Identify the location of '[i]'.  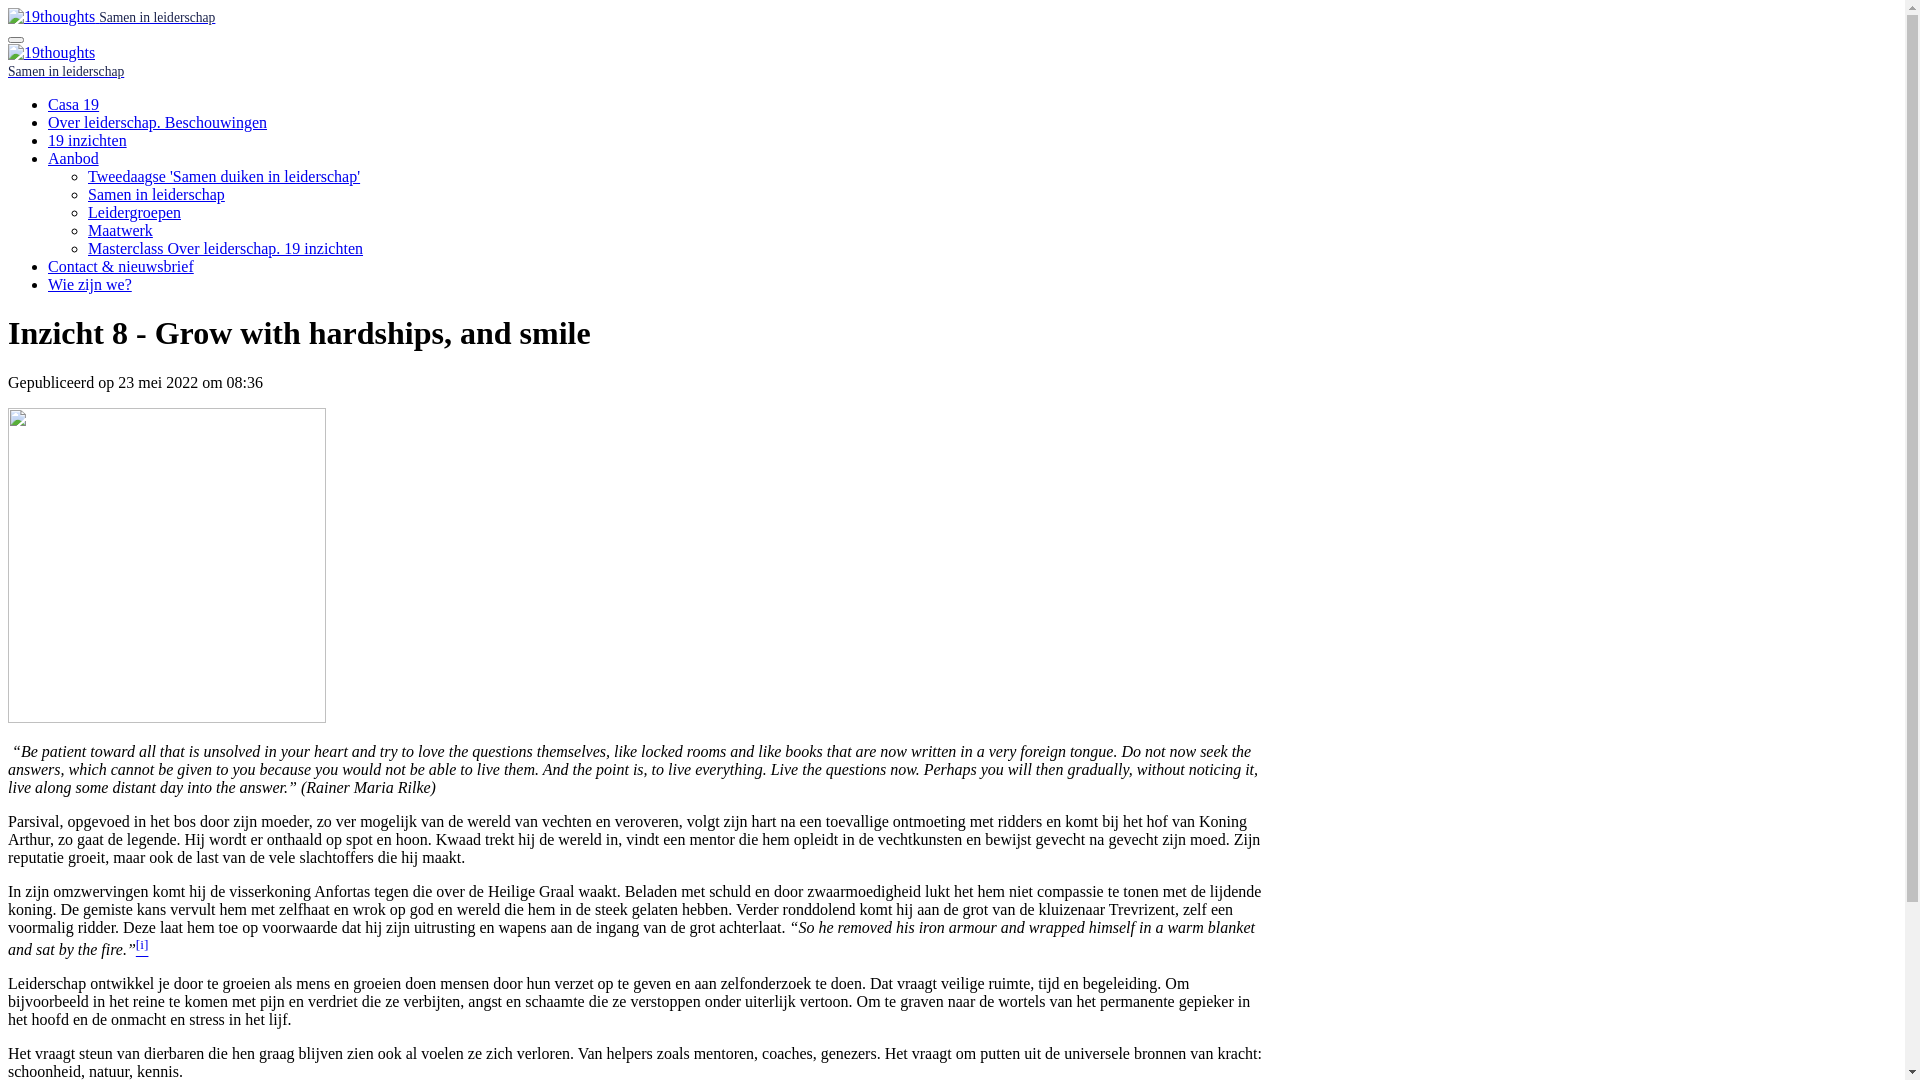
(141, 948).